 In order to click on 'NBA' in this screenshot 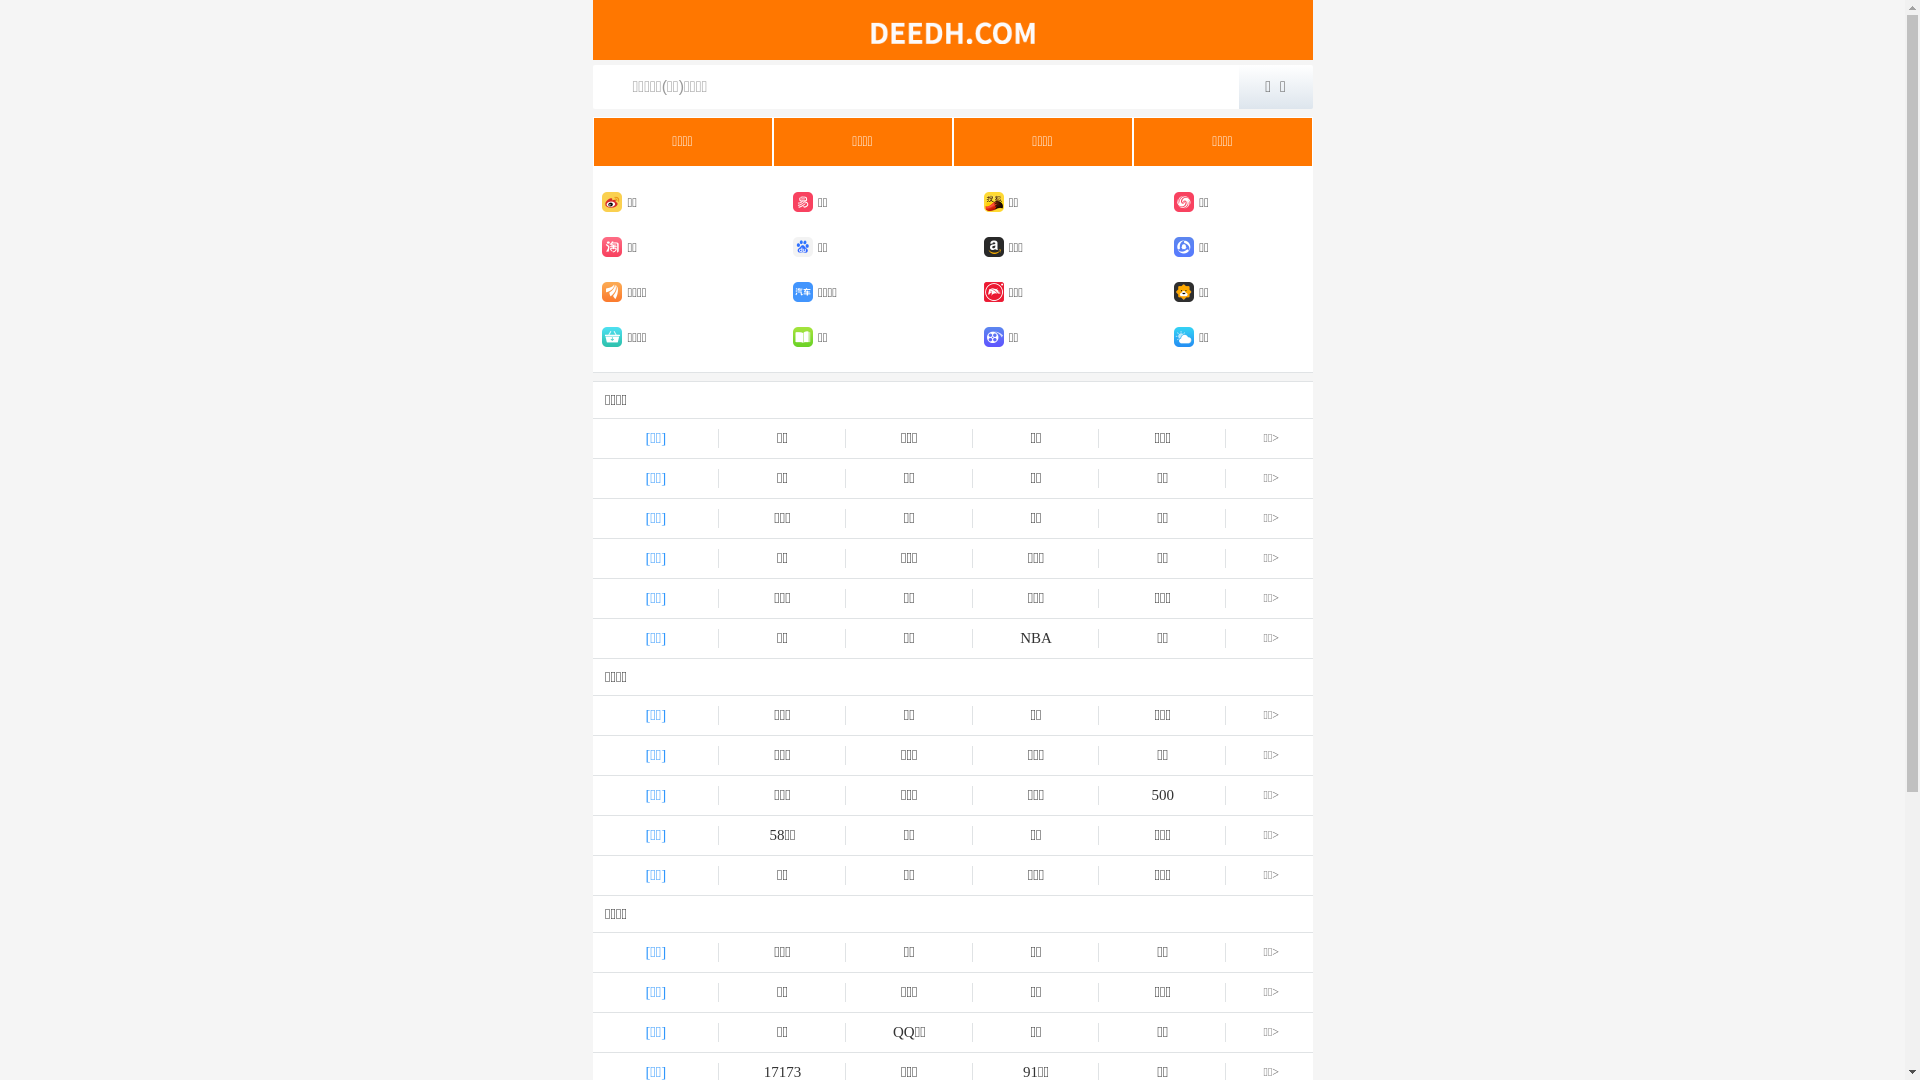, I will do `click(973, 638)`.